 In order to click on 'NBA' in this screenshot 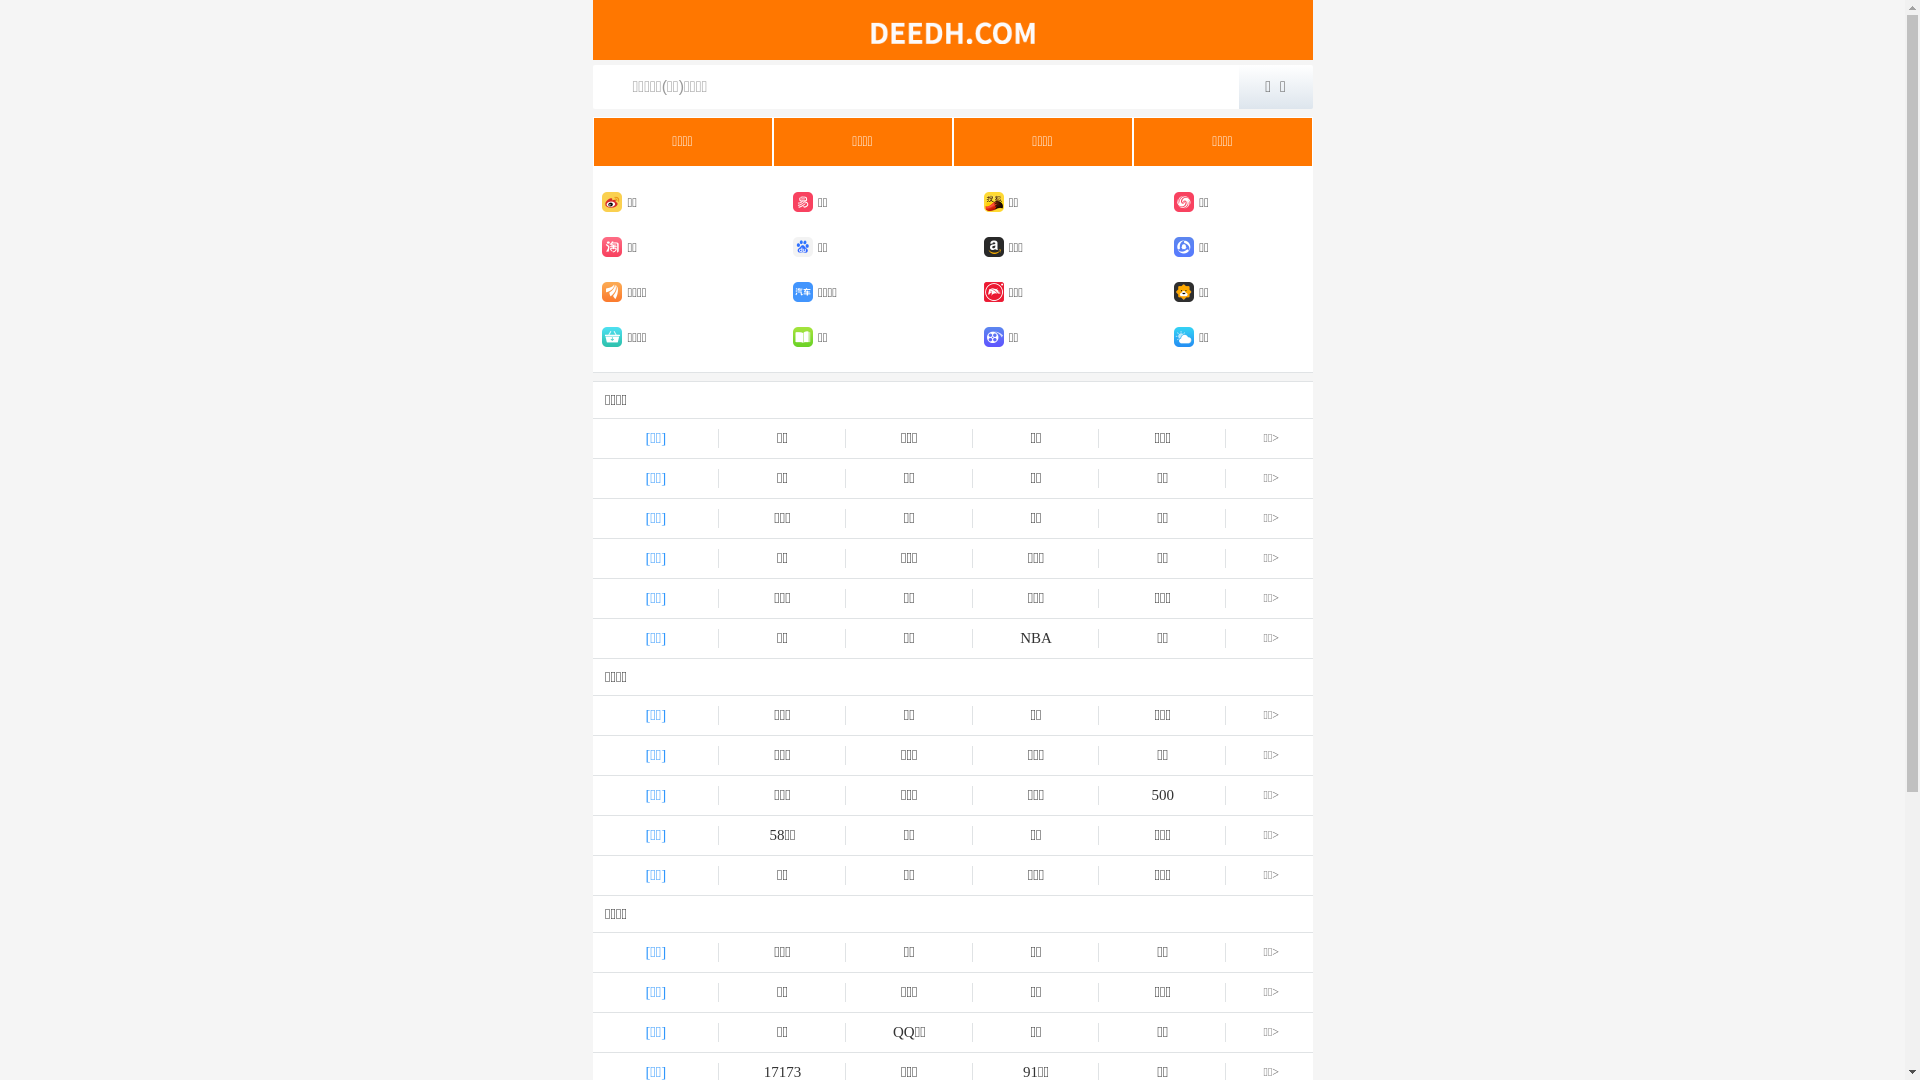, I will do `click(973, 638)`.